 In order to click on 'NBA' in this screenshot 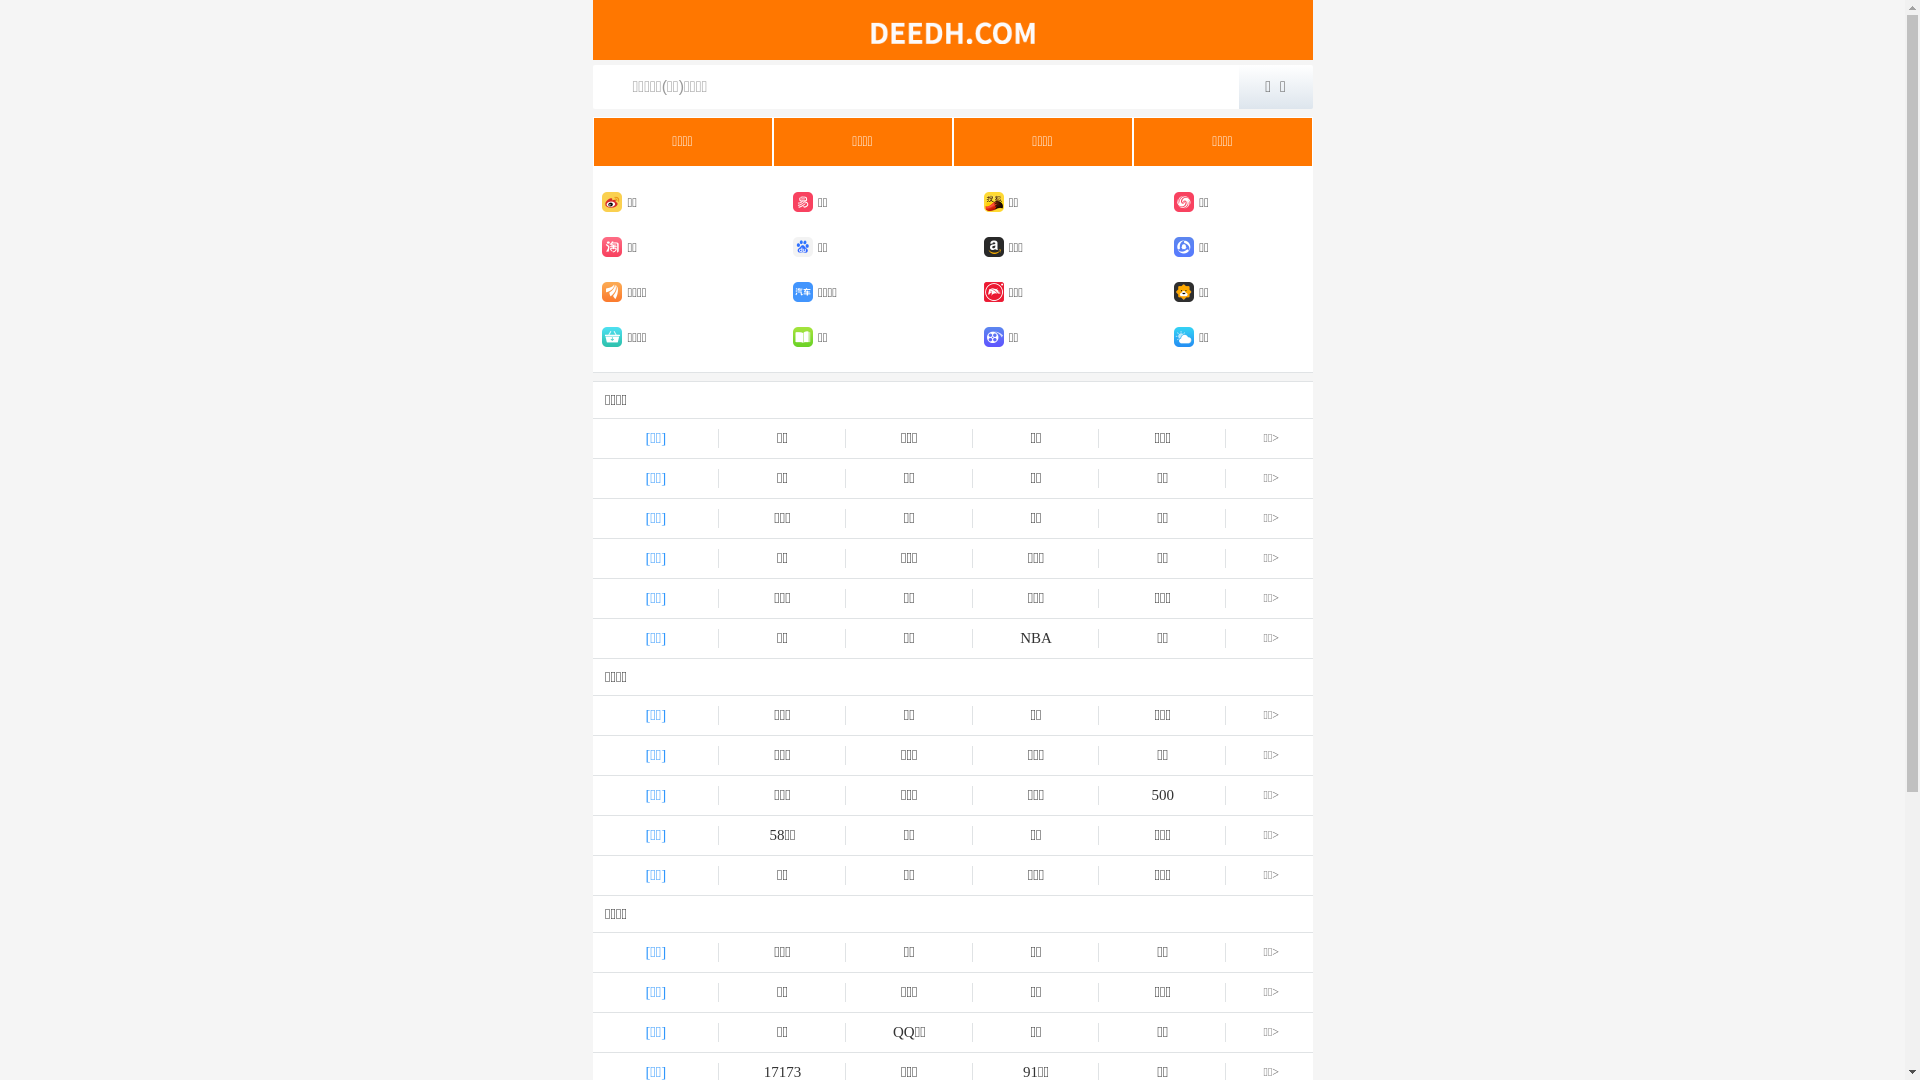, I will do `click(973, 638)`.